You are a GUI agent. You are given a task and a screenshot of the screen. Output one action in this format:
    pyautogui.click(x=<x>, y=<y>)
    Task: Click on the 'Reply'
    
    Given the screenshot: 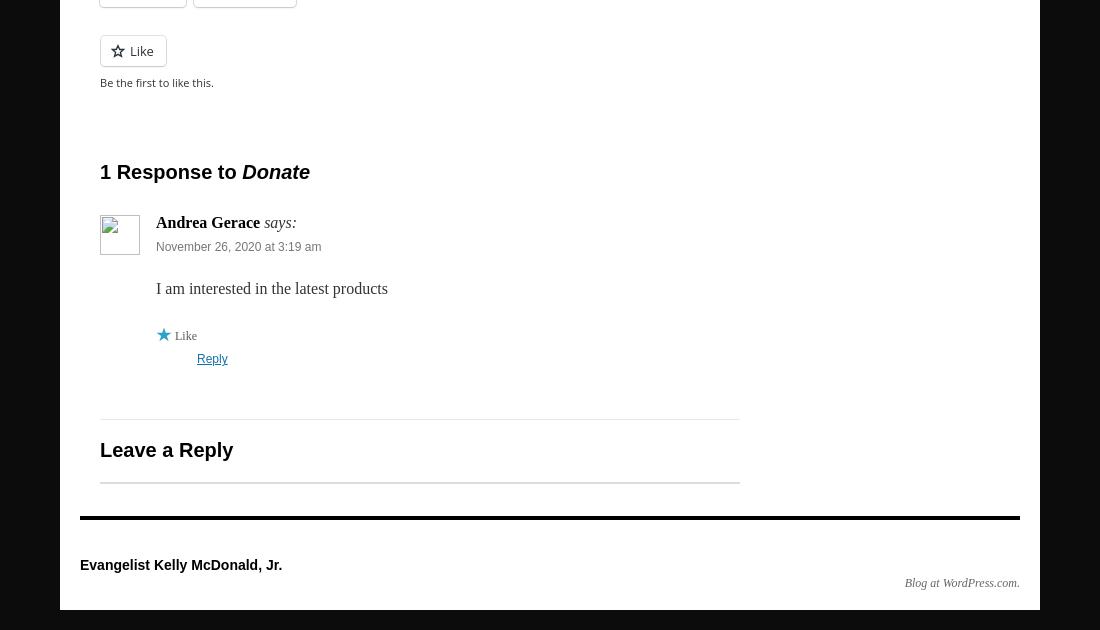 What is the action you would take?
    pyautogui.click(x=211, y=358)
    